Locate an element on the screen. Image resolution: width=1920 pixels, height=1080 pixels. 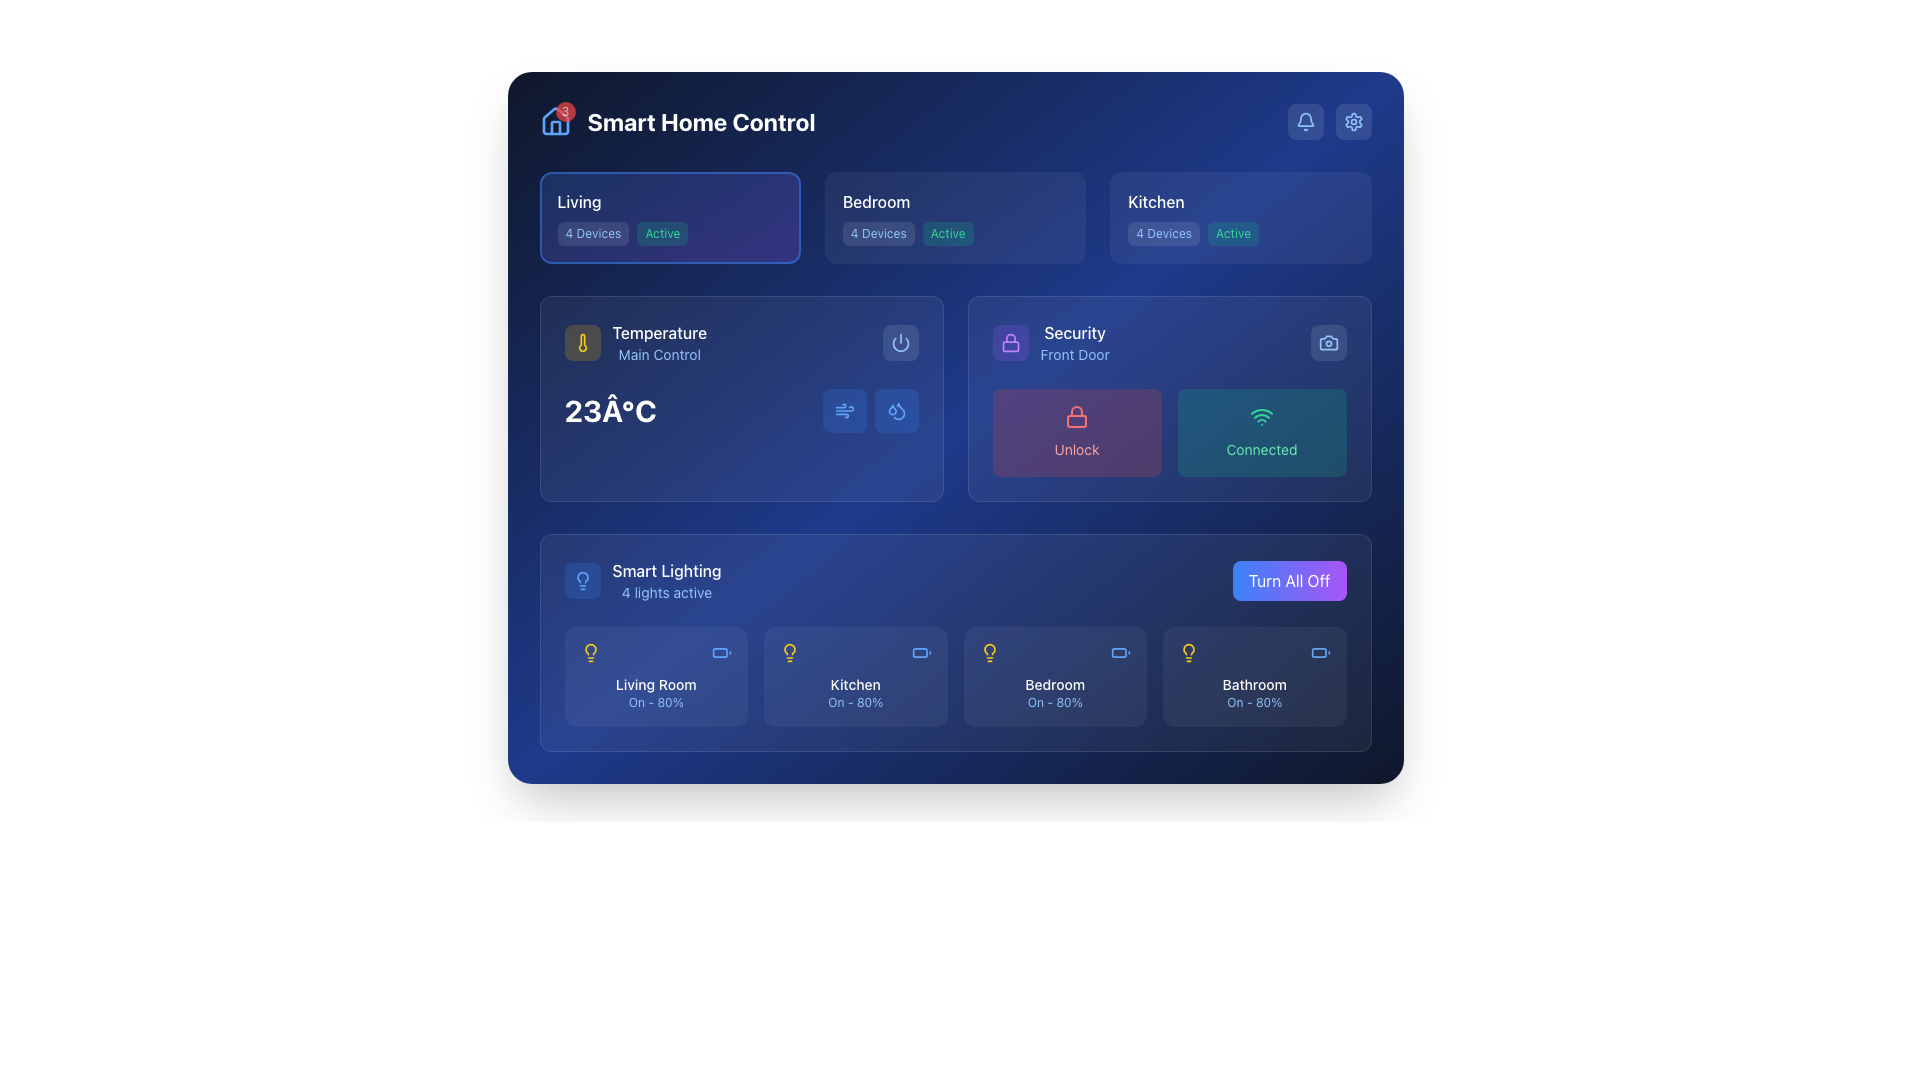
the 'Active' status indicator badge for the 'Kitchen' section, which is located to the right of the '4 Devices' badge in the upper-right area of the interface is located at coordinates (1239, 218).